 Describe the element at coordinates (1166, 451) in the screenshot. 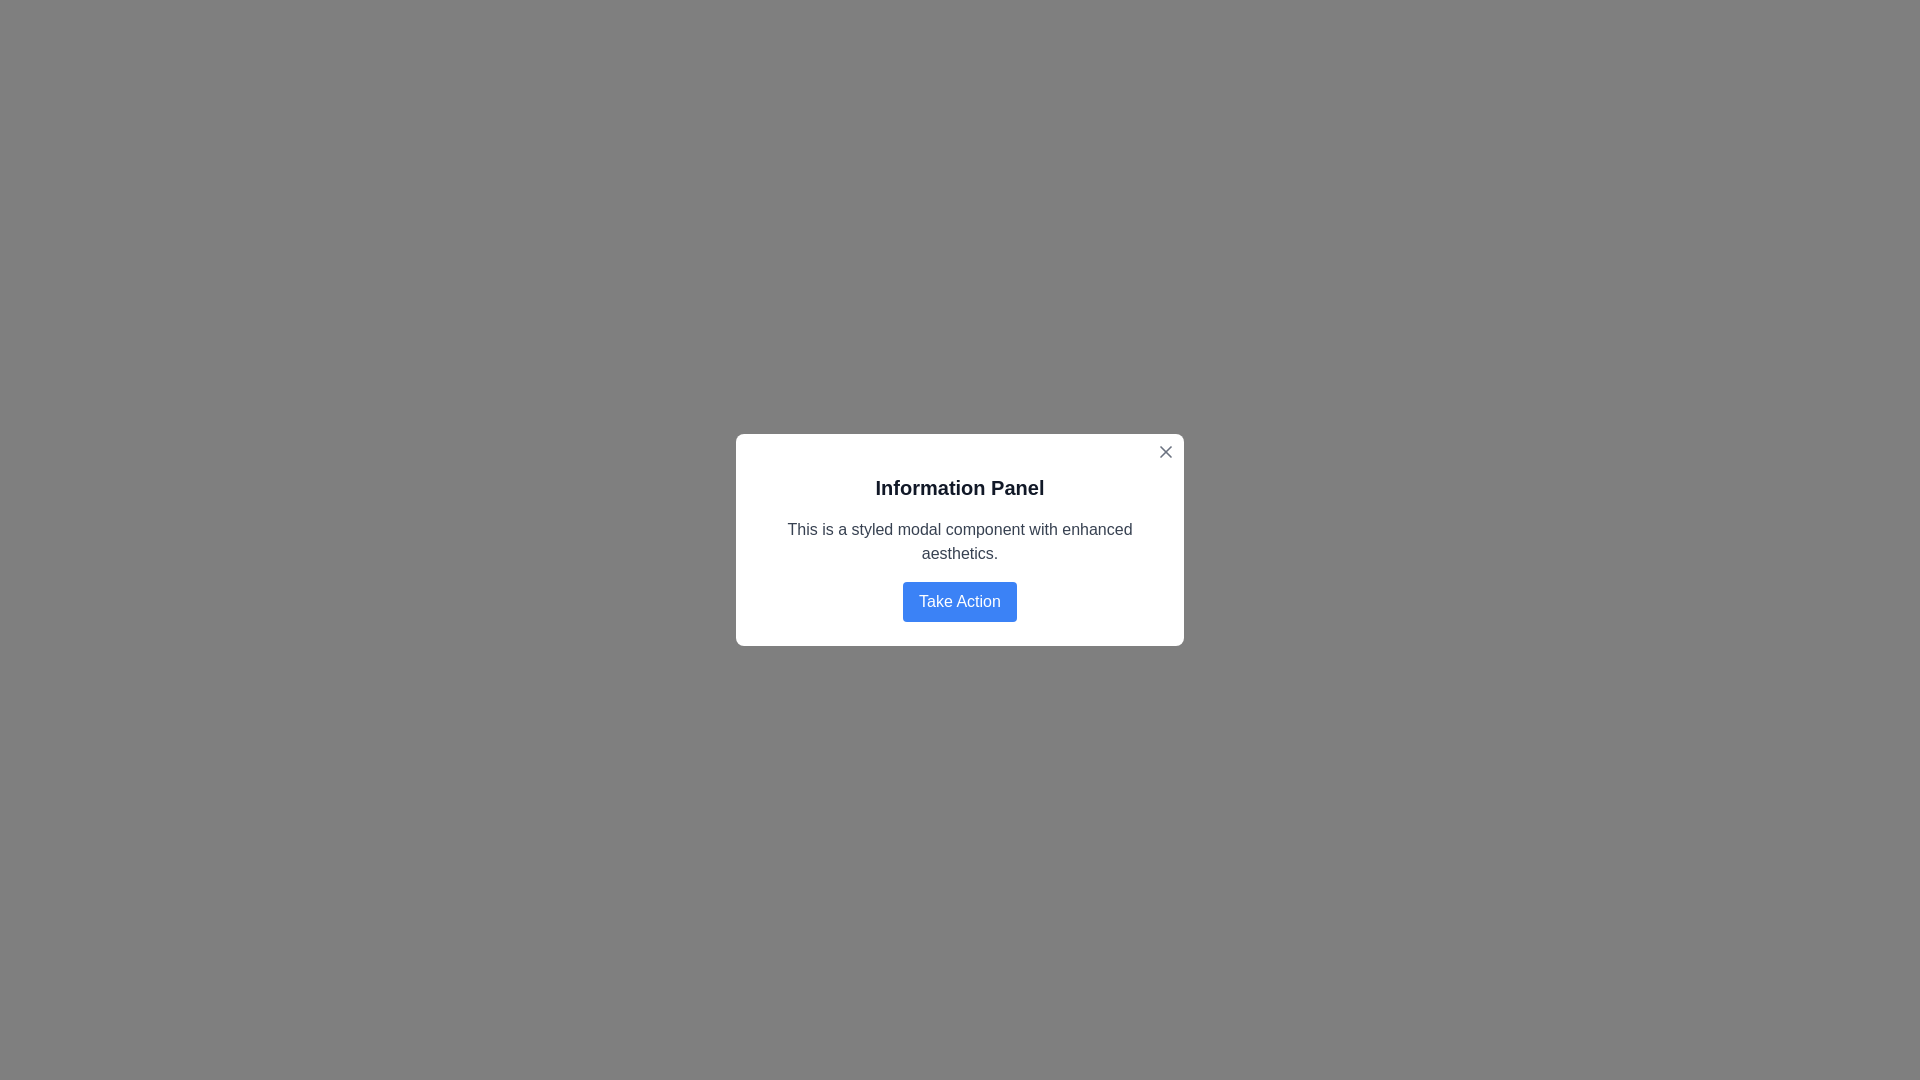

I see `the small, square-shaped close button with a gray cross icon located at the top-right corner of the modal panel to trigger the hover effect that changes its color` at that location.